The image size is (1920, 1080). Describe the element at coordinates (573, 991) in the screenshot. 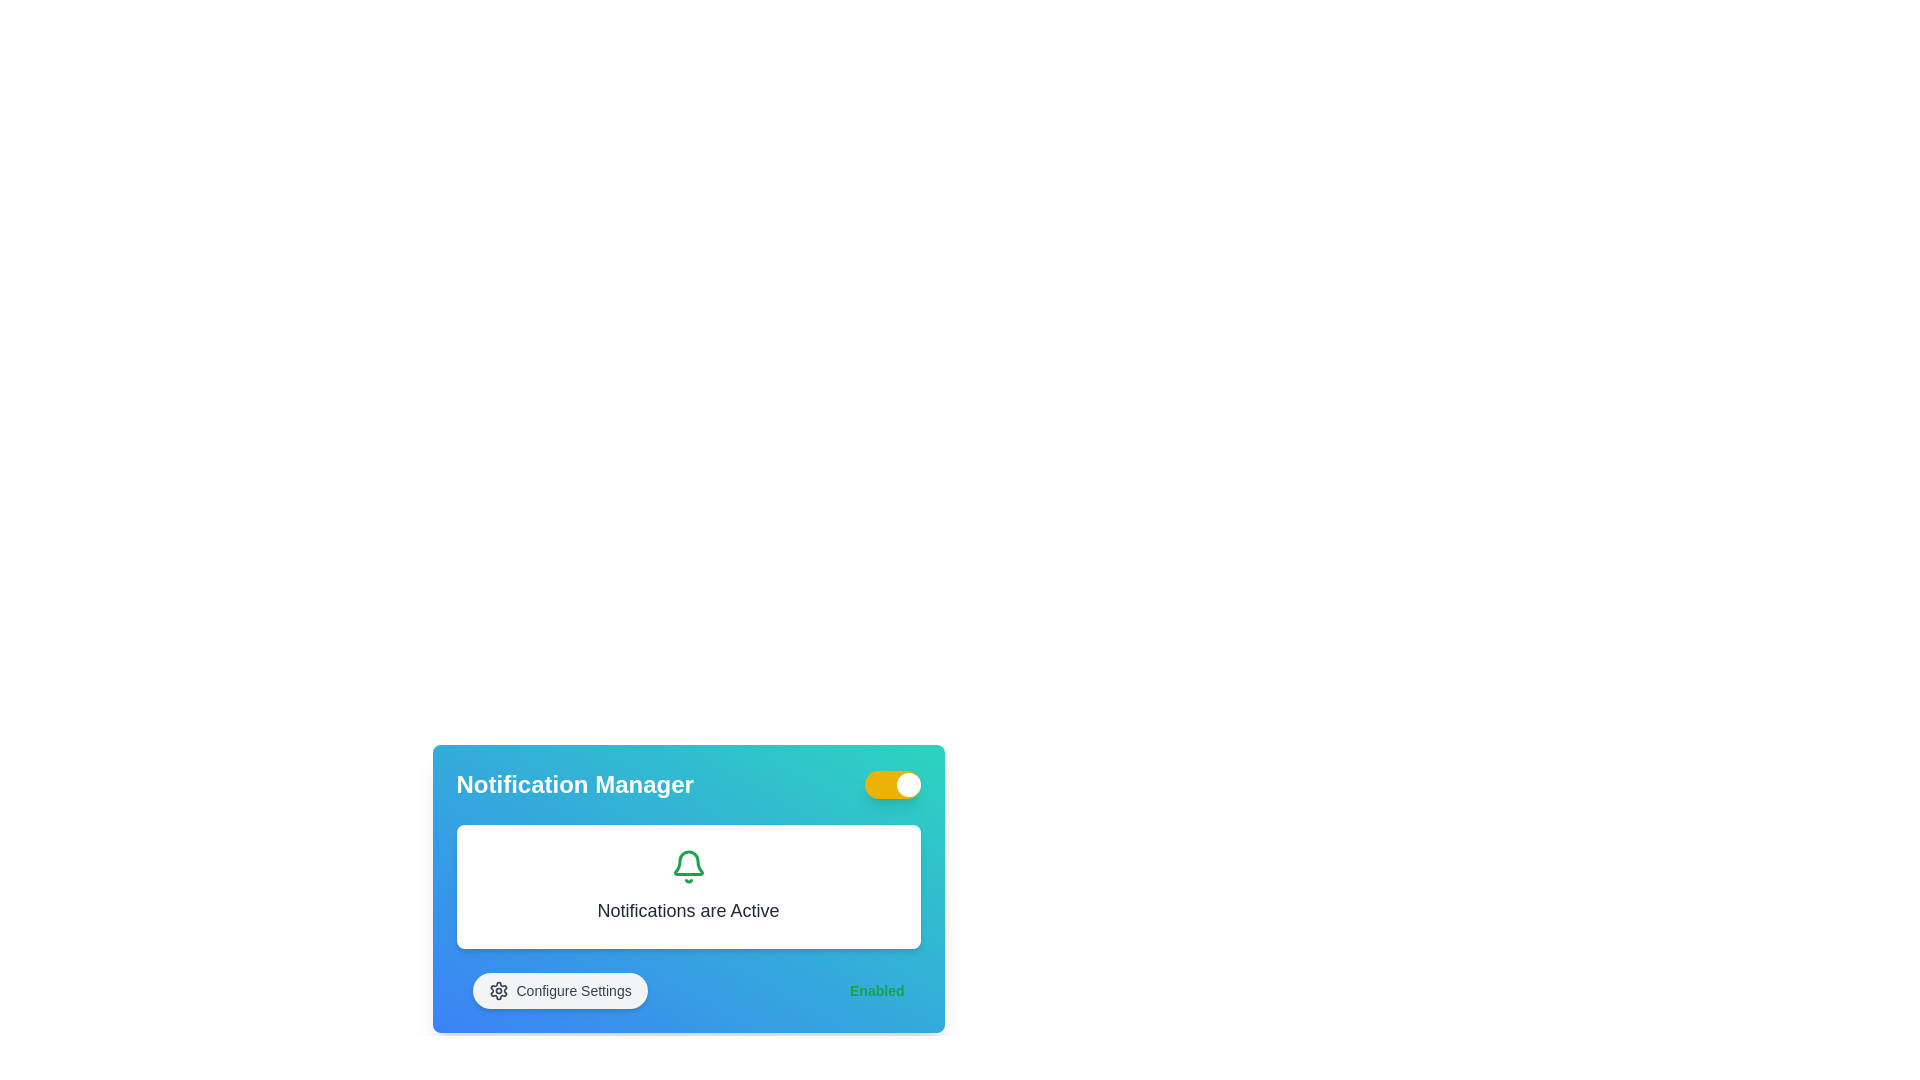

I see `the text label within the 'Configure Settings' button located in the lower-left corner of the 'Notification Manager' interface` at that location.